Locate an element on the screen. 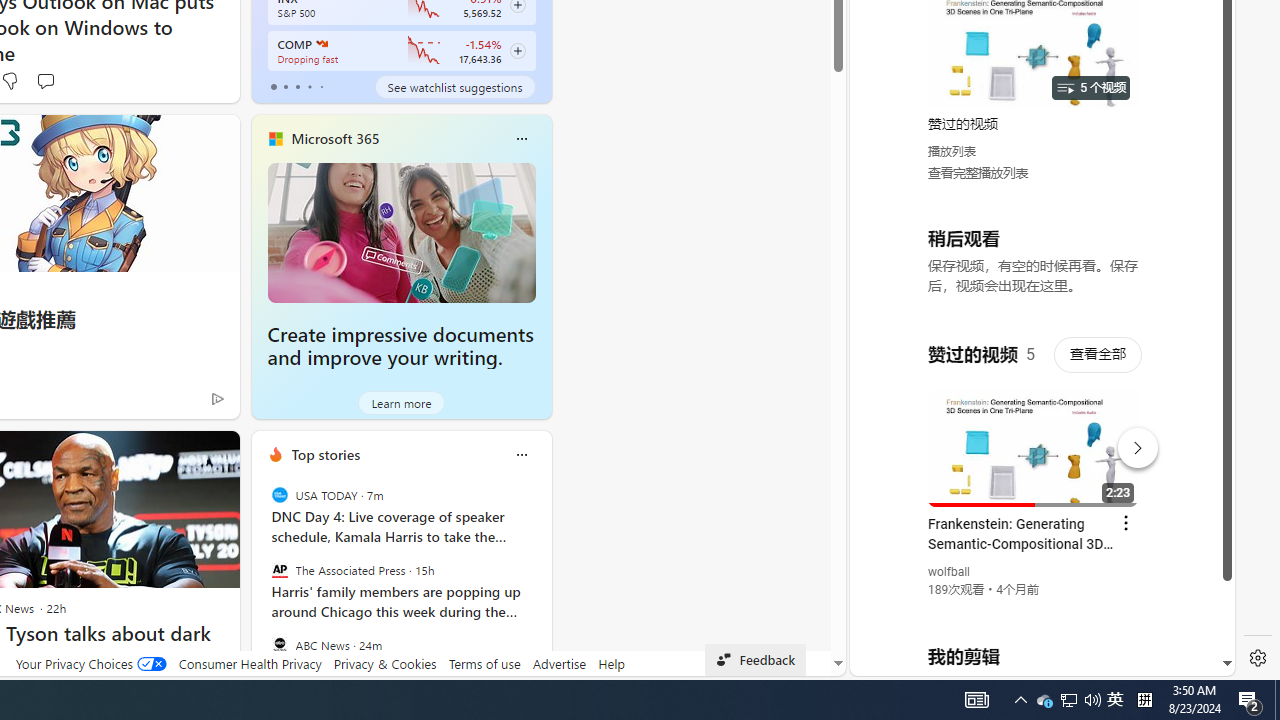 This screenshot has height=720, width=1280. 'Top stories' is located at coordinates (325, 454).